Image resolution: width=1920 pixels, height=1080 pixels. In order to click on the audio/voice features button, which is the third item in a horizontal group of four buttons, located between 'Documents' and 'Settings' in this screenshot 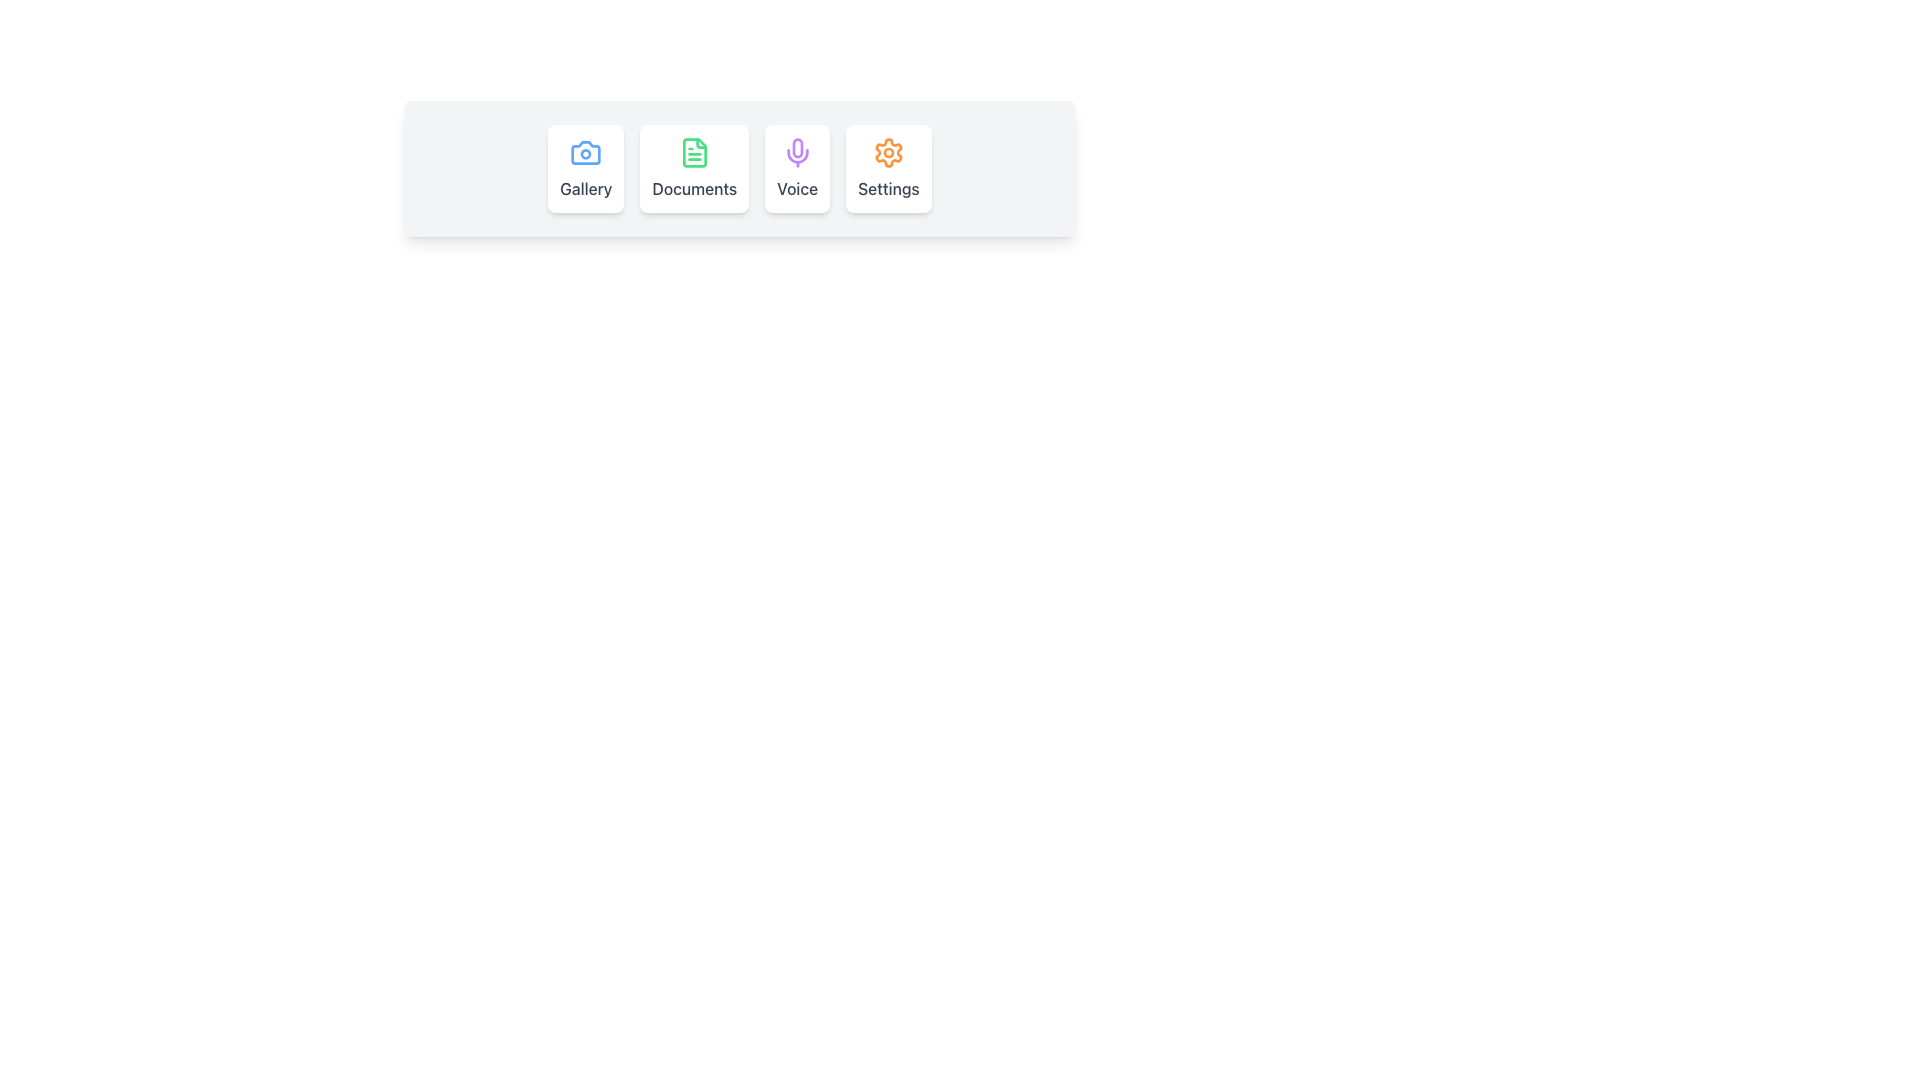, I will do `click(796, 168)`.